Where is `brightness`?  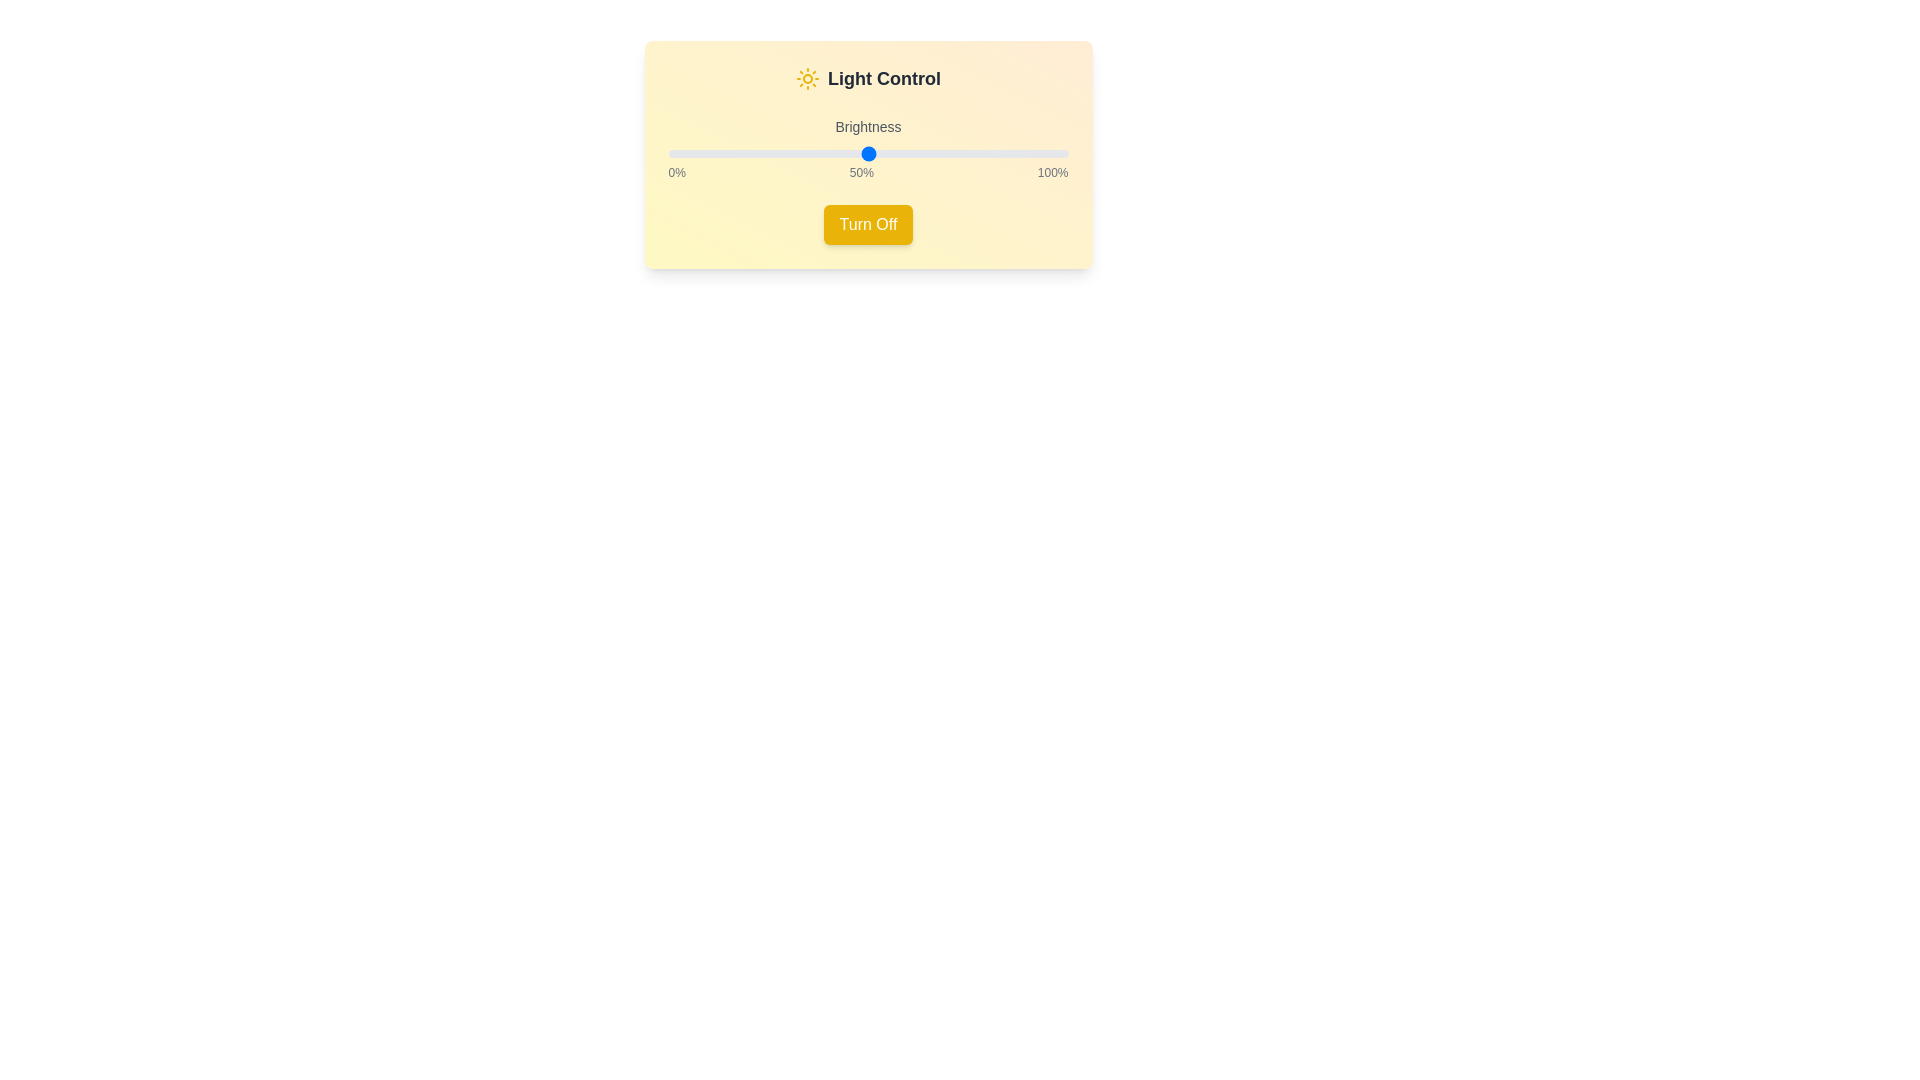
brightness is located at coordinates (992, 153).